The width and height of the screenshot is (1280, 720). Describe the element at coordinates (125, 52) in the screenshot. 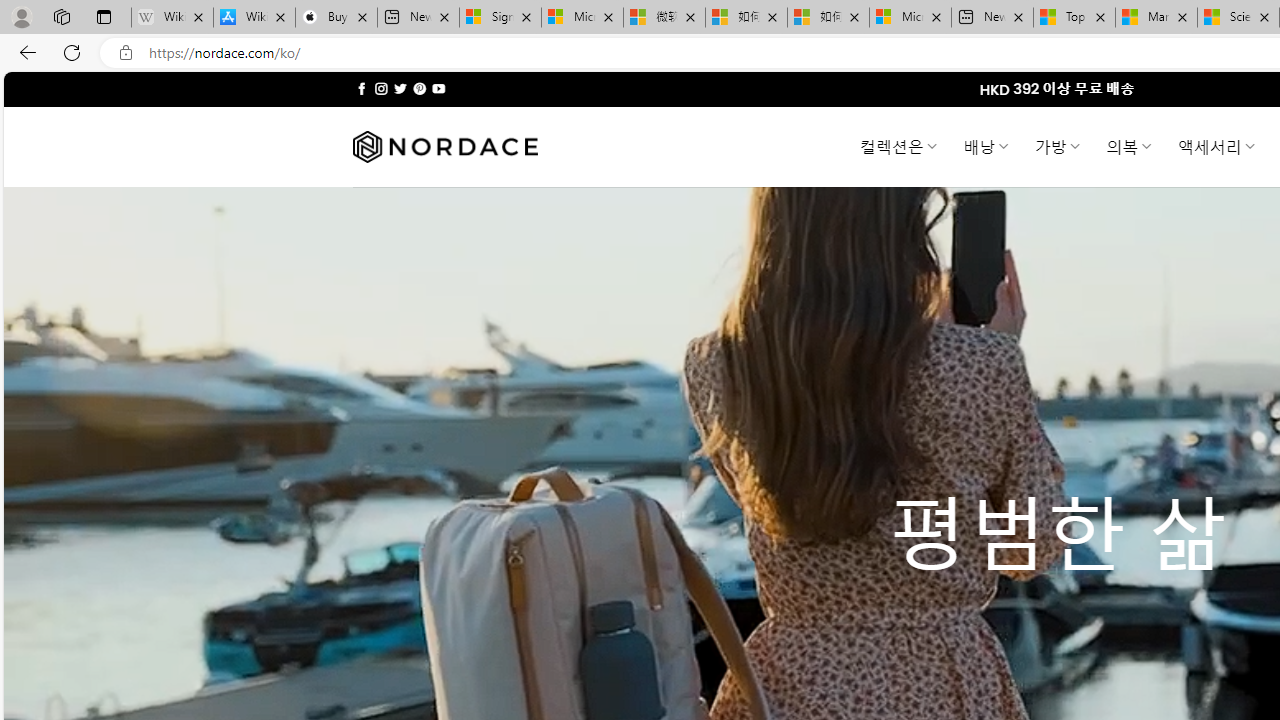

I see `'View site information'` at that location.